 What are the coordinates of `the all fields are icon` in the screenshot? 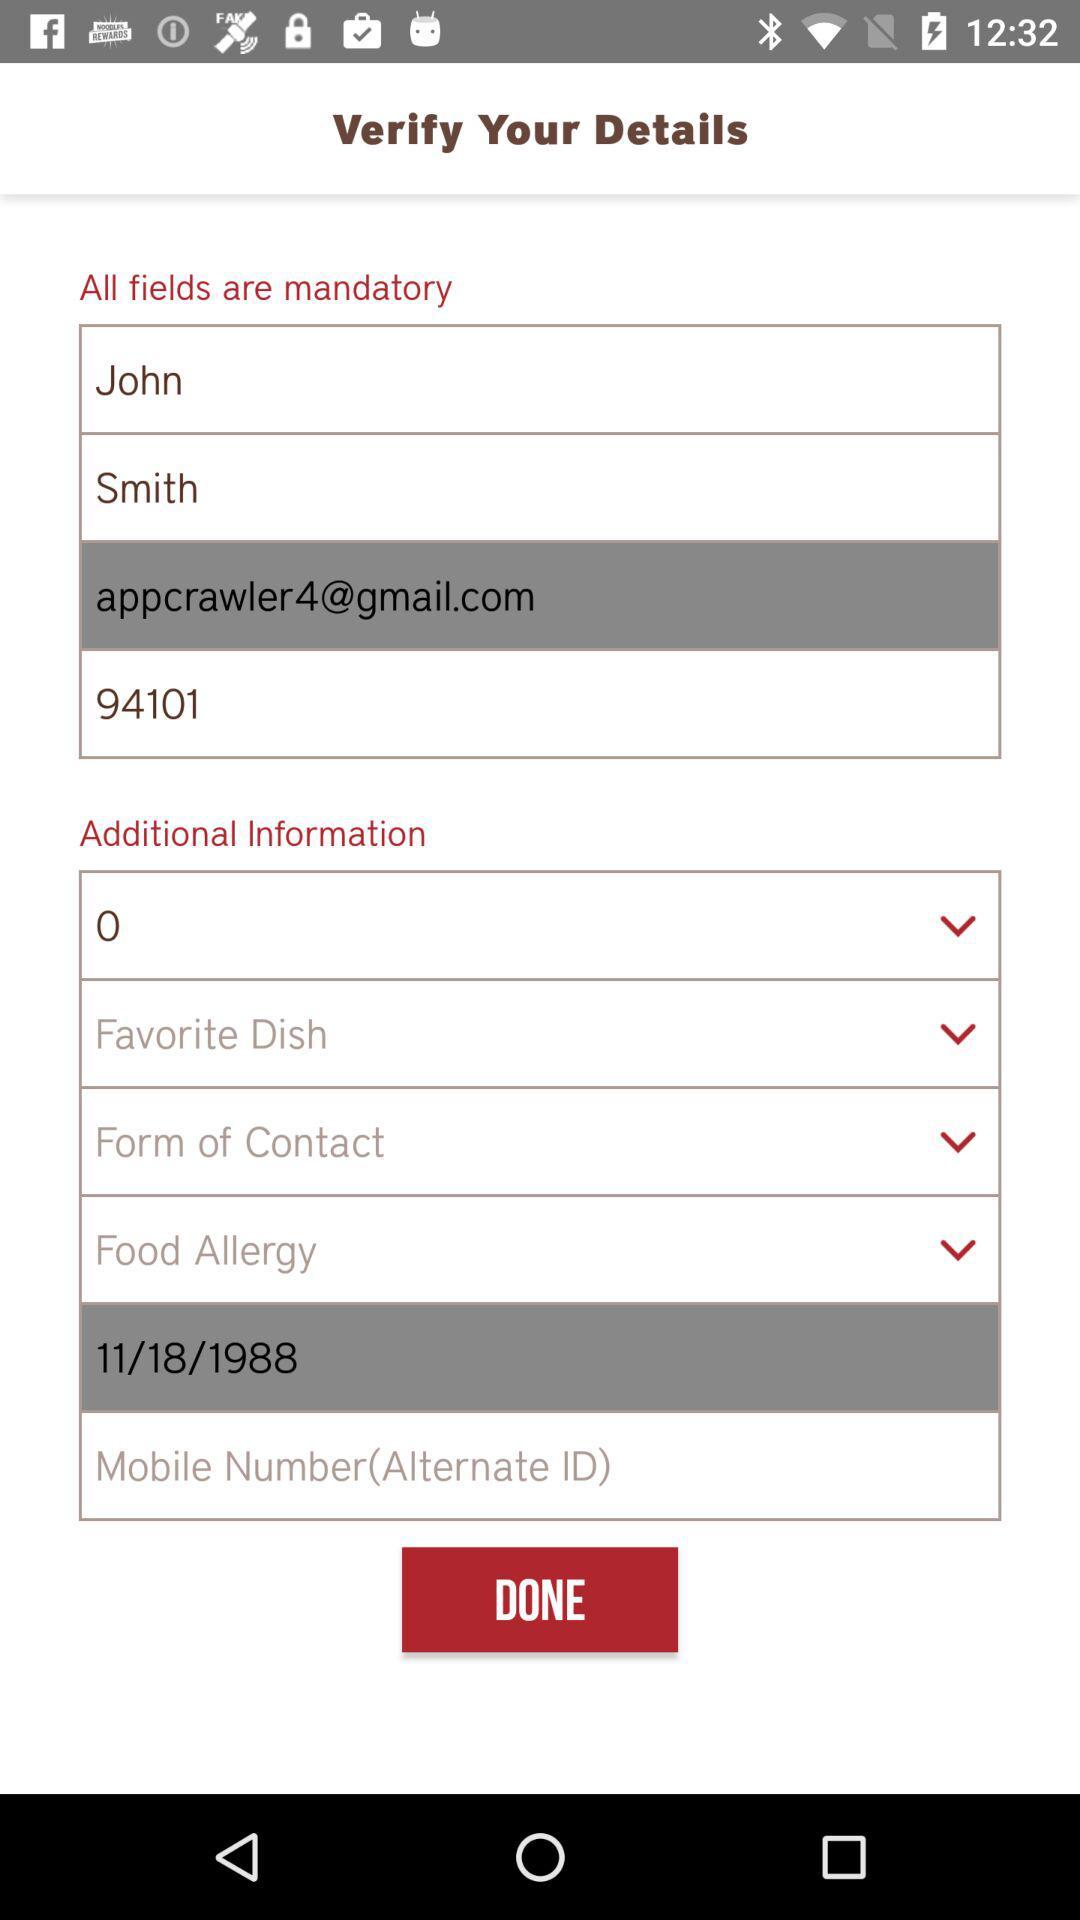 It's located at (540, 285).